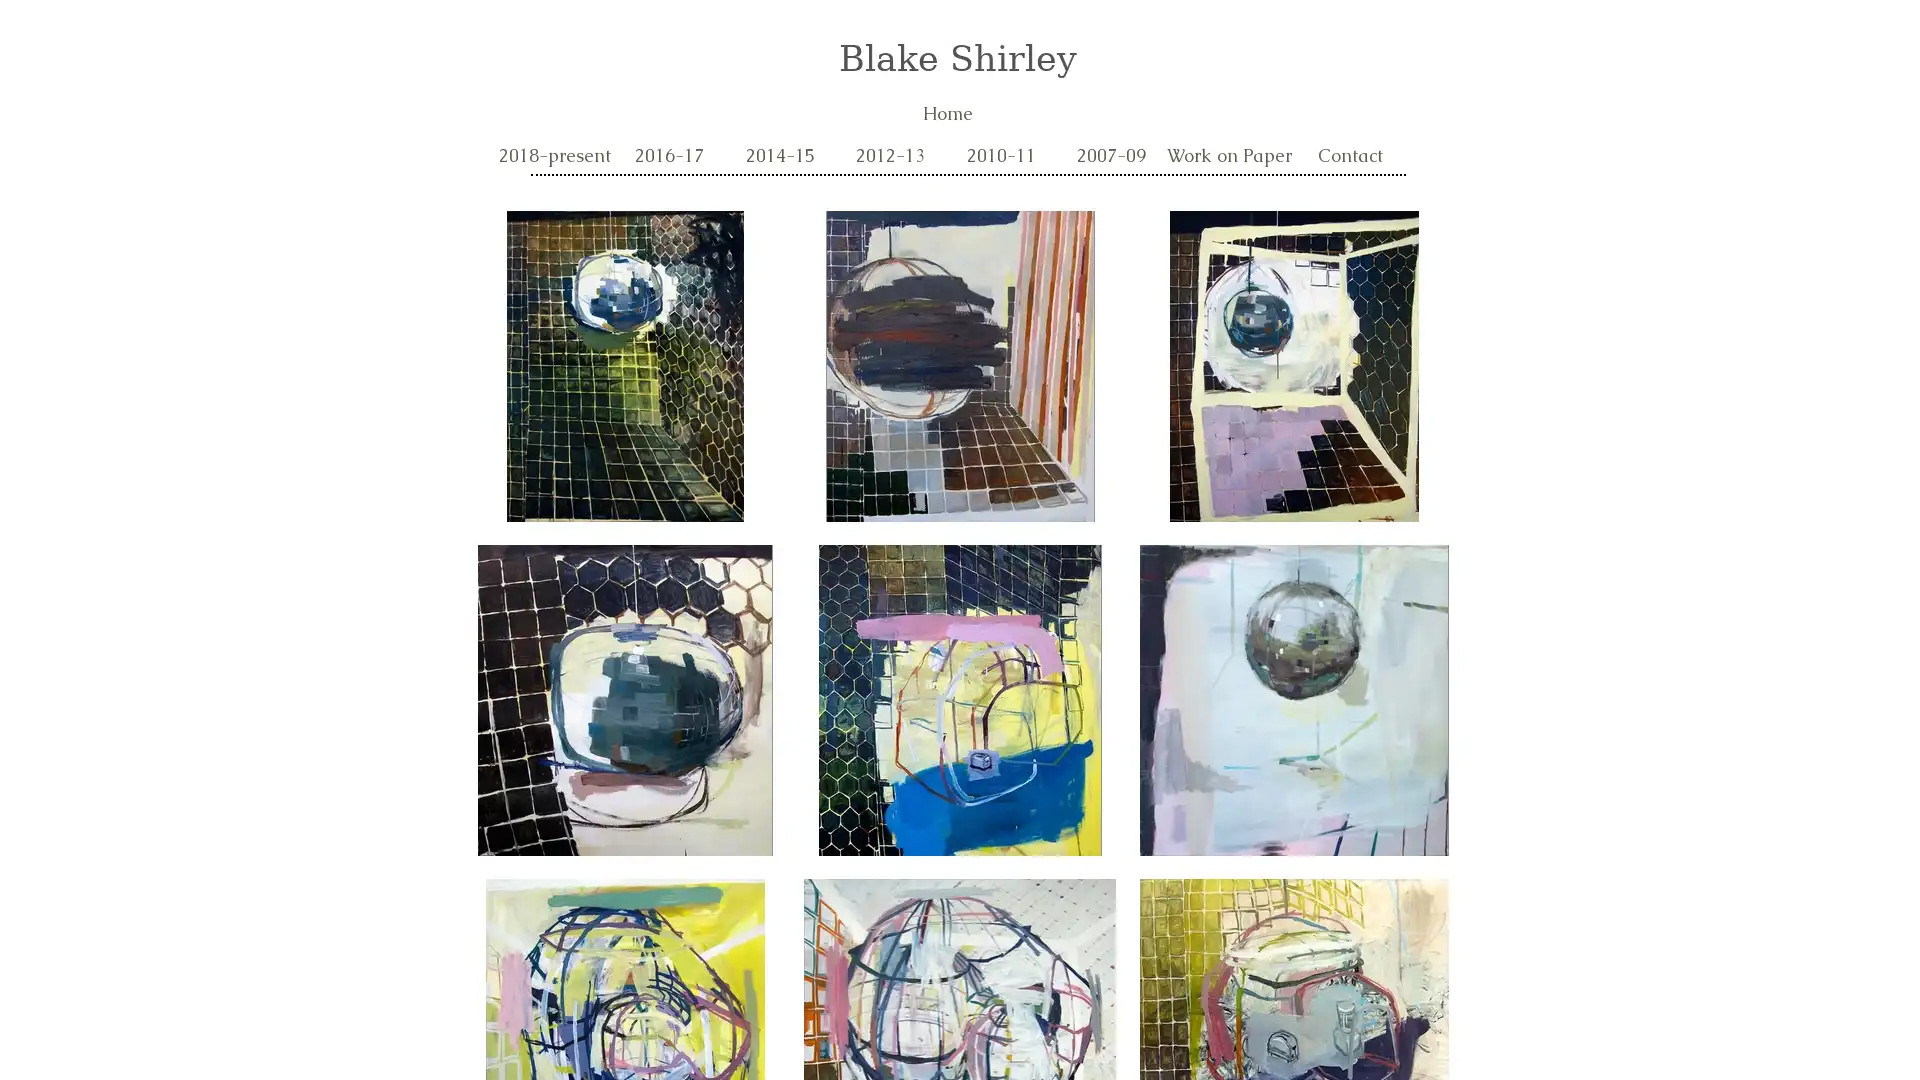 The image size is (1920, 1080). Describe the element at coordinates (624, 699) in the screenshot. I see `3.jpg` at that location.